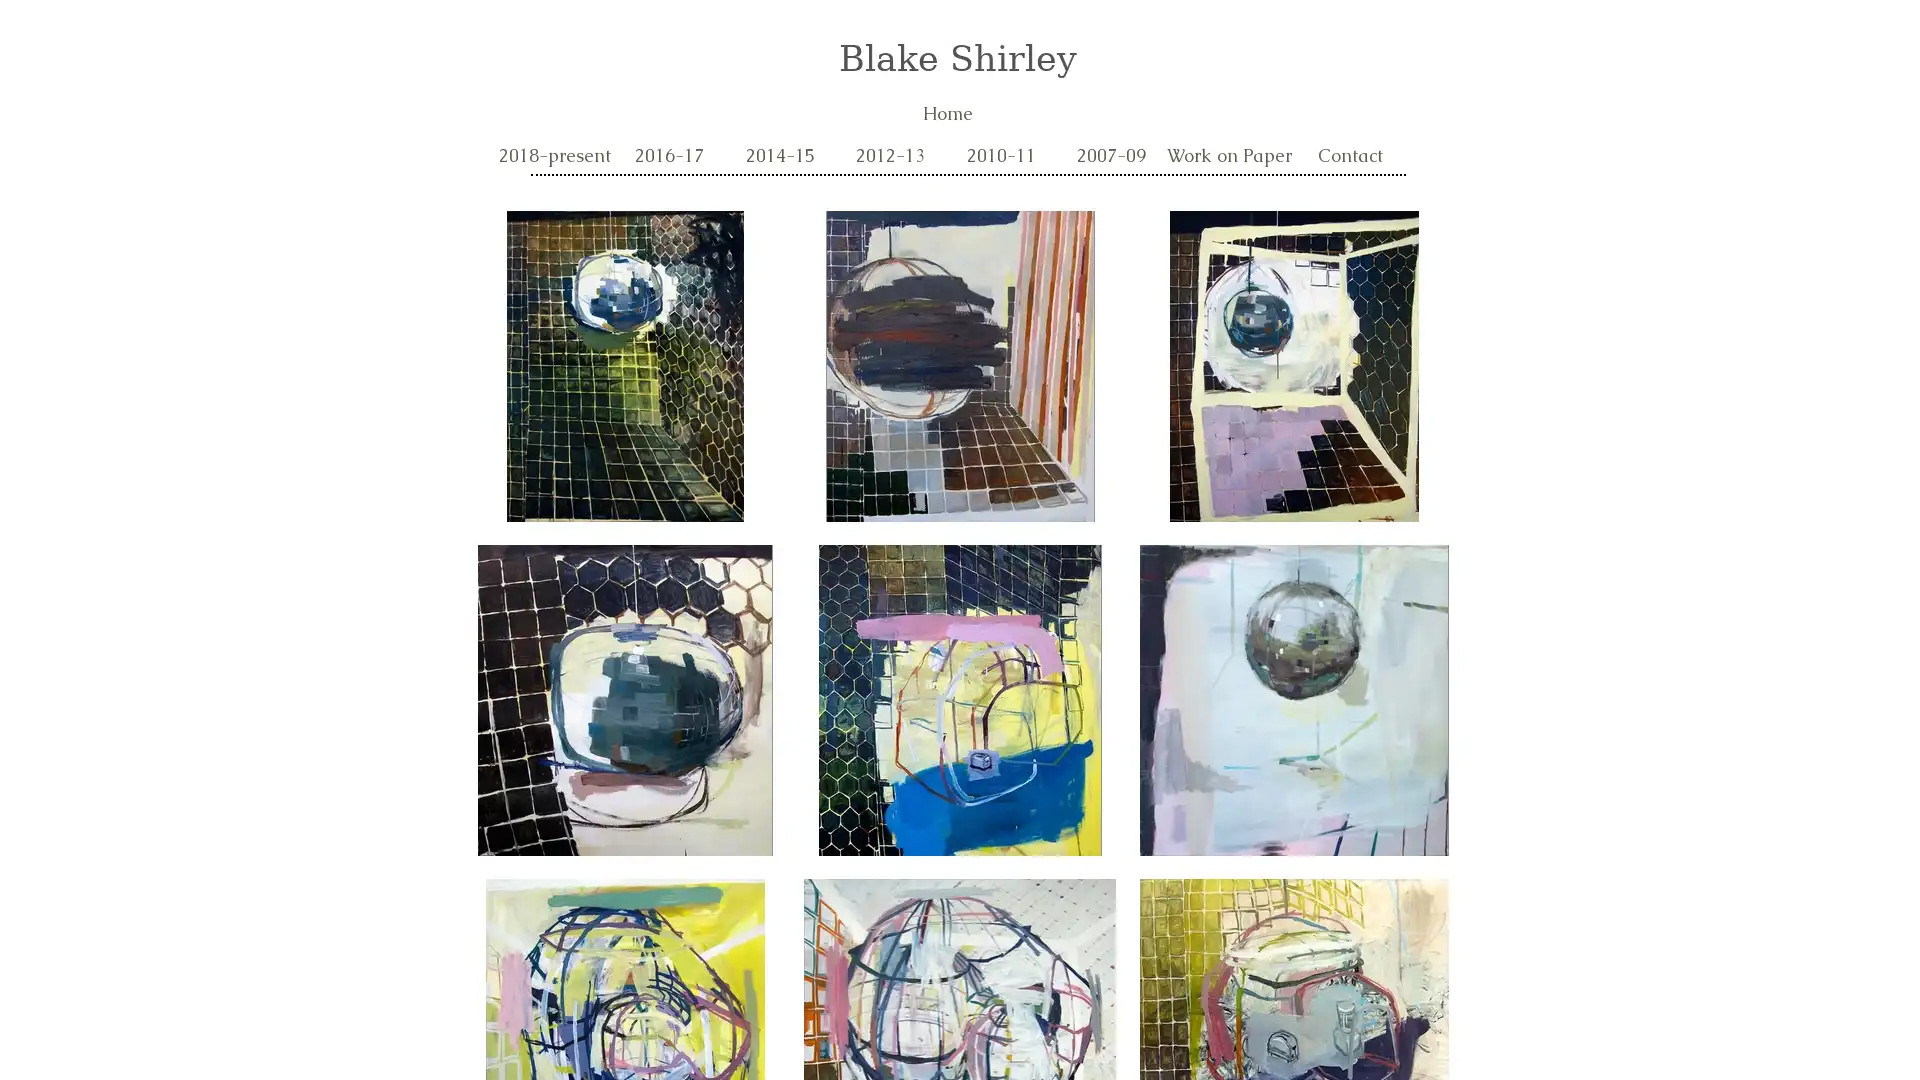 The image size is (1920, 1080). Describe the element at coordinates (624, 699) in the screenshot. I see `3.jpg` at that location.